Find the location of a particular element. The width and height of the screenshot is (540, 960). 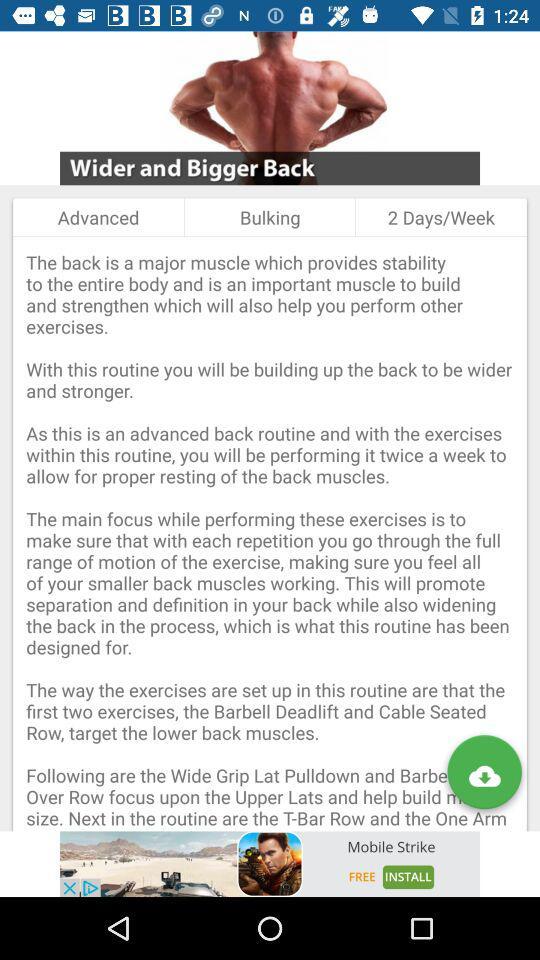

the item next to bulking item is located at coordinates (97, 217).